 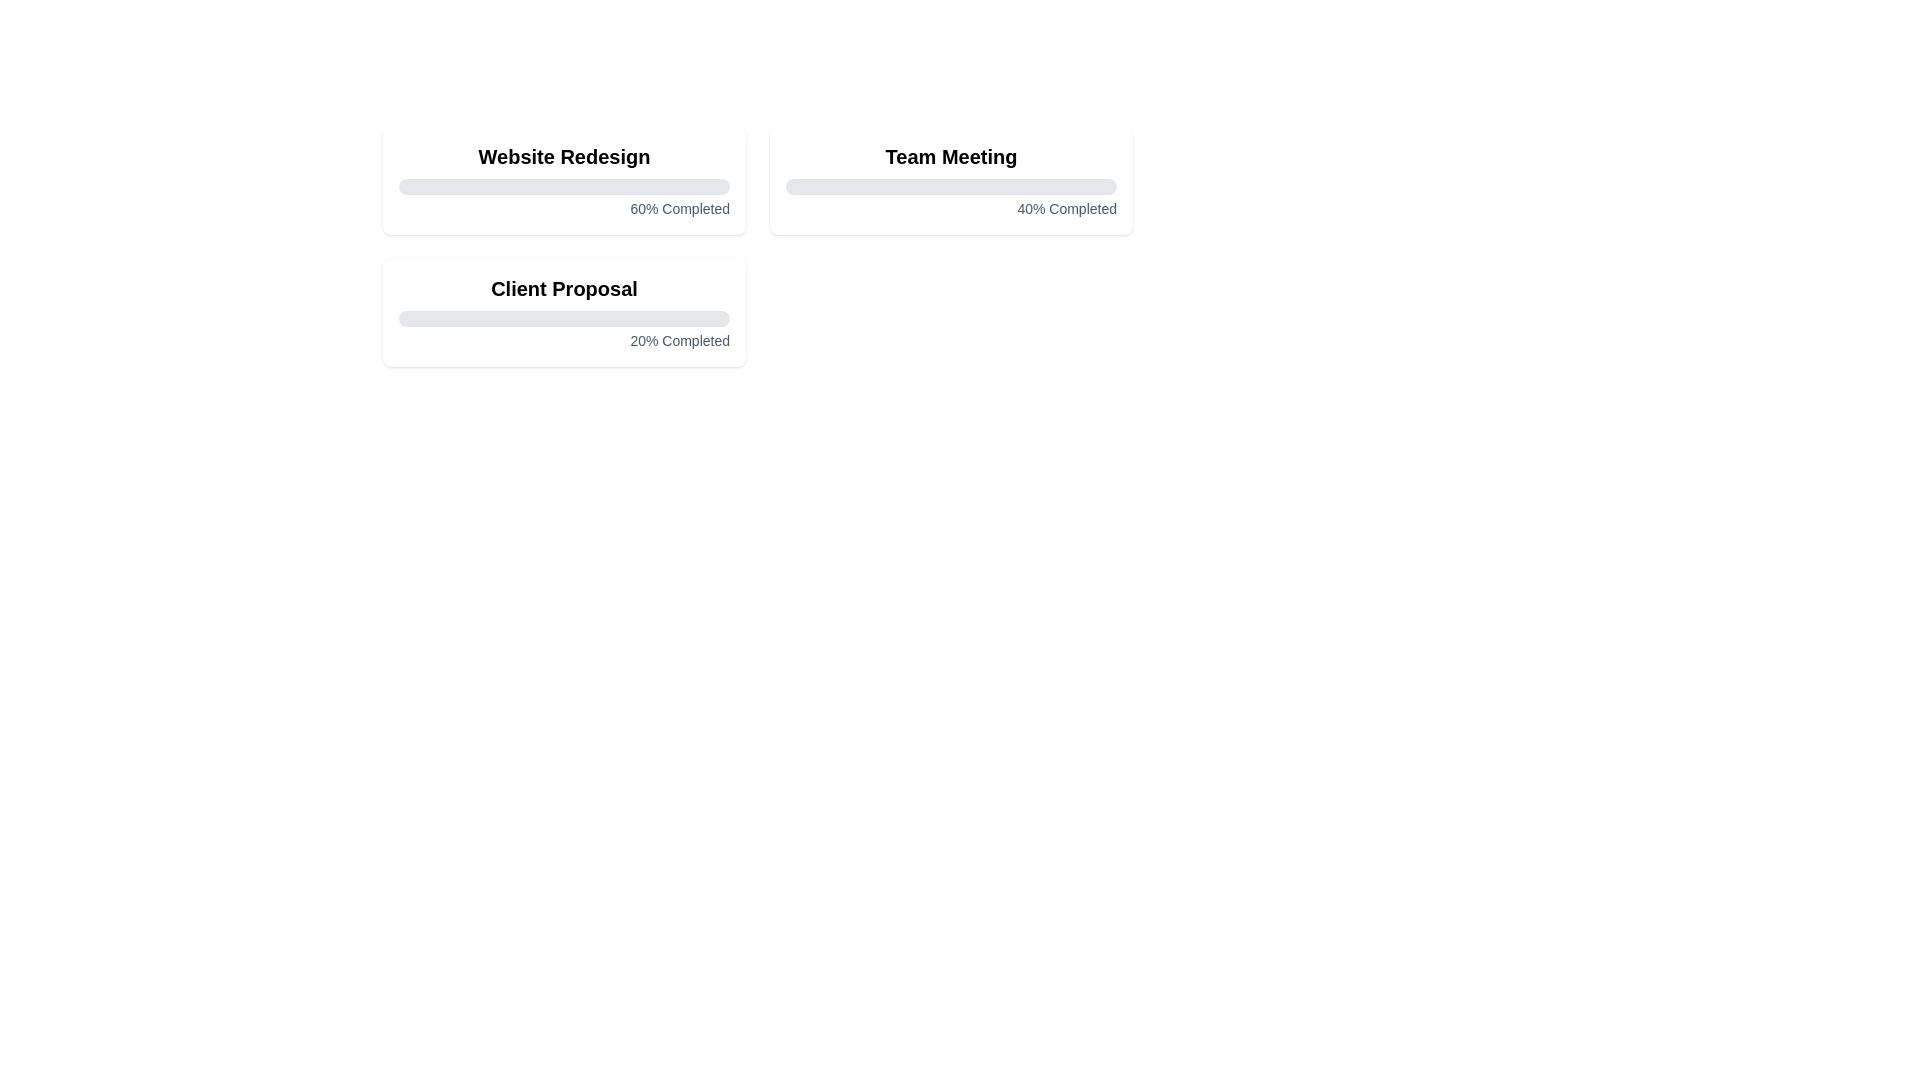 What do you see at coordinates (563, 289) in the screenshot?
I see `the task title Client Proposal to select it` at bounding box center [563, 289].